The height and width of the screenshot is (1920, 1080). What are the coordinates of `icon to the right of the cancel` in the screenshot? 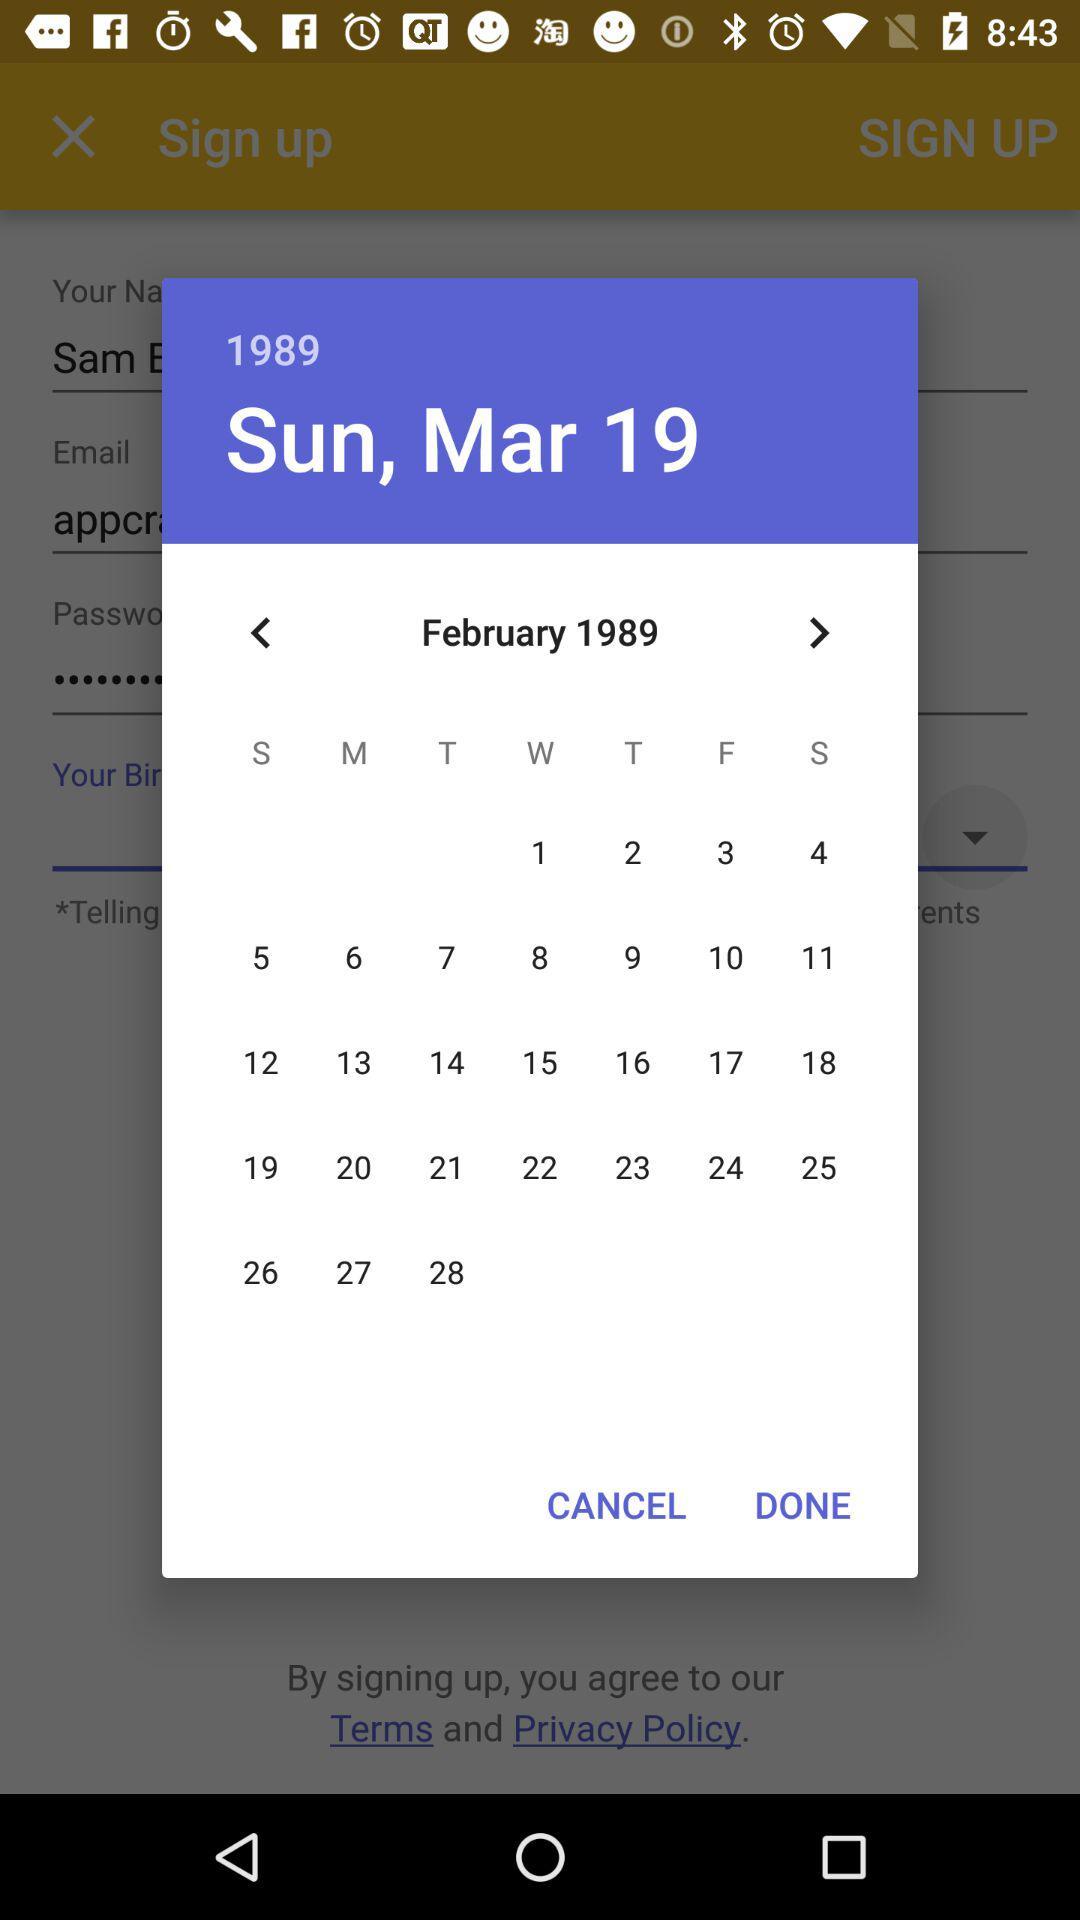 It's located at (801, 1504).